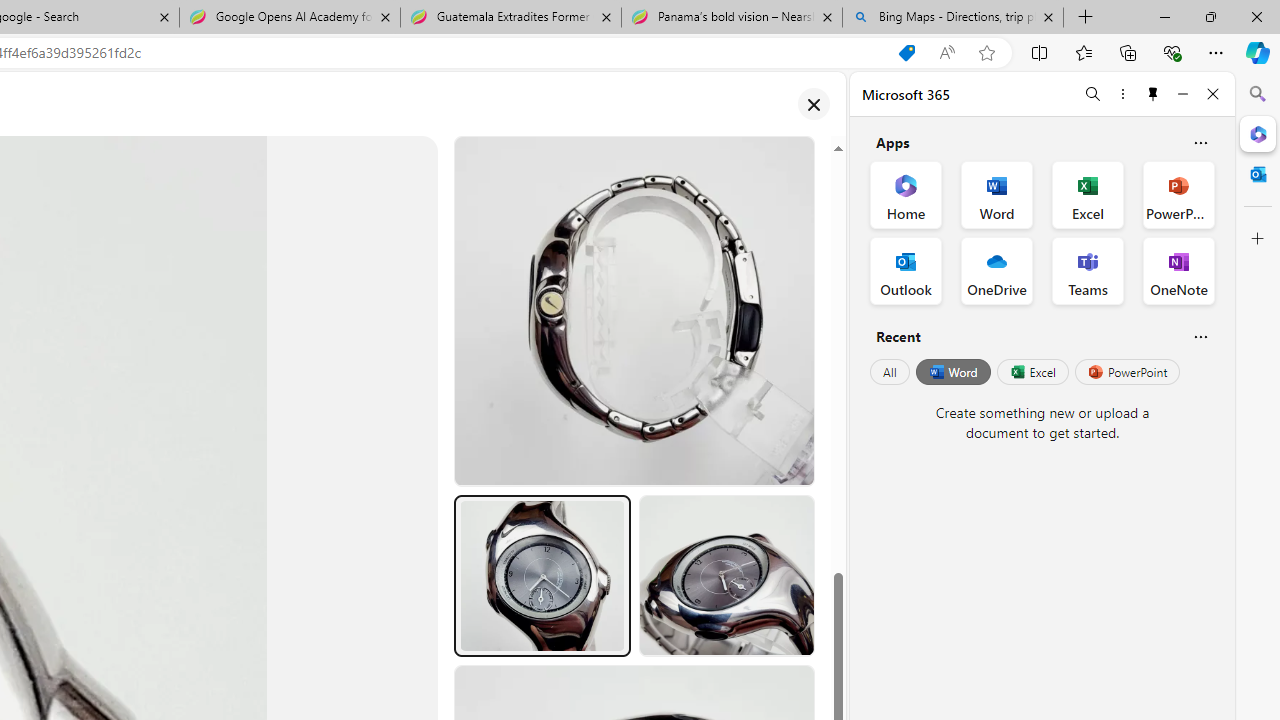 This screenshot has width=1280, height=720. I want to click on 'OneNote Office App', so click(1178, 271).